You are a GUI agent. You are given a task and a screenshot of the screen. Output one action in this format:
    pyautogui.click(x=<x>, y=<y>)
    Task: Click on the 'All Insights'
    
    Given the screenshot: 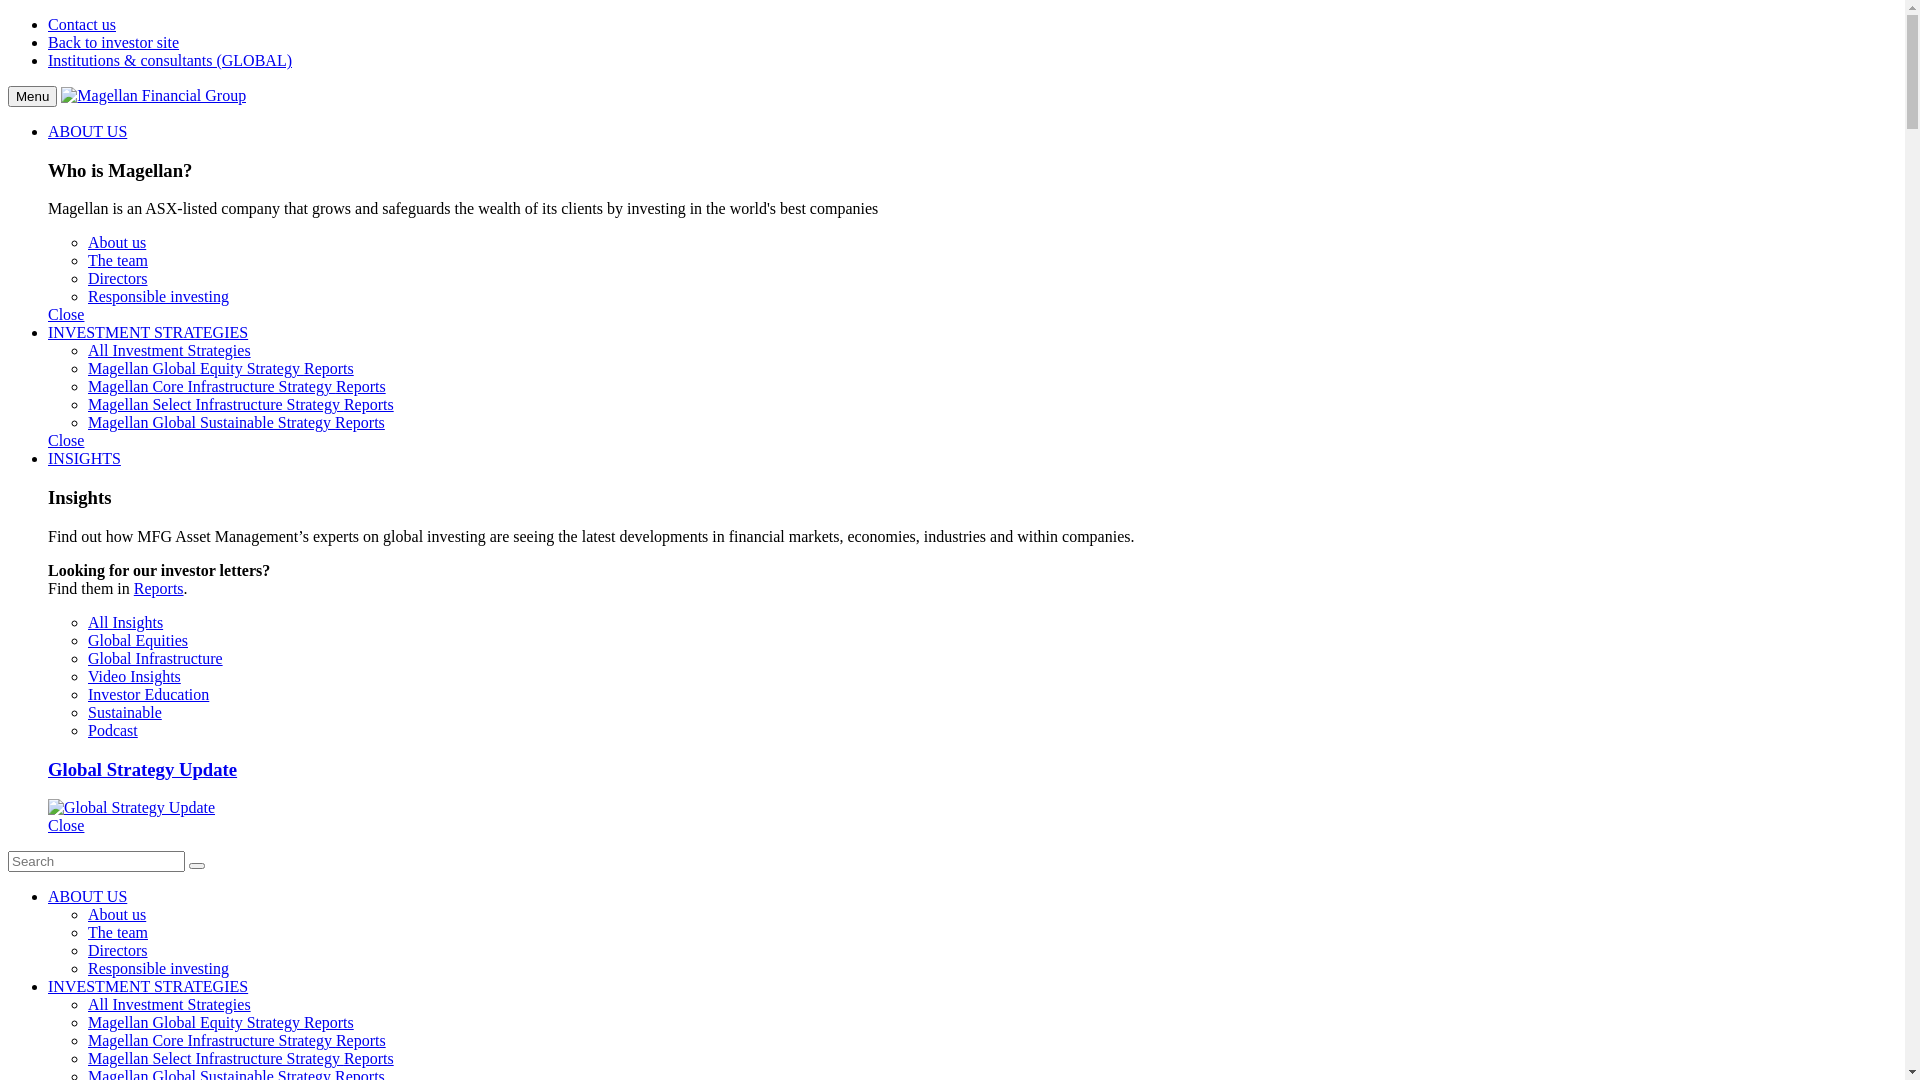 What is the action you would take?
    pyautogui.click(x=124, y=621)
    